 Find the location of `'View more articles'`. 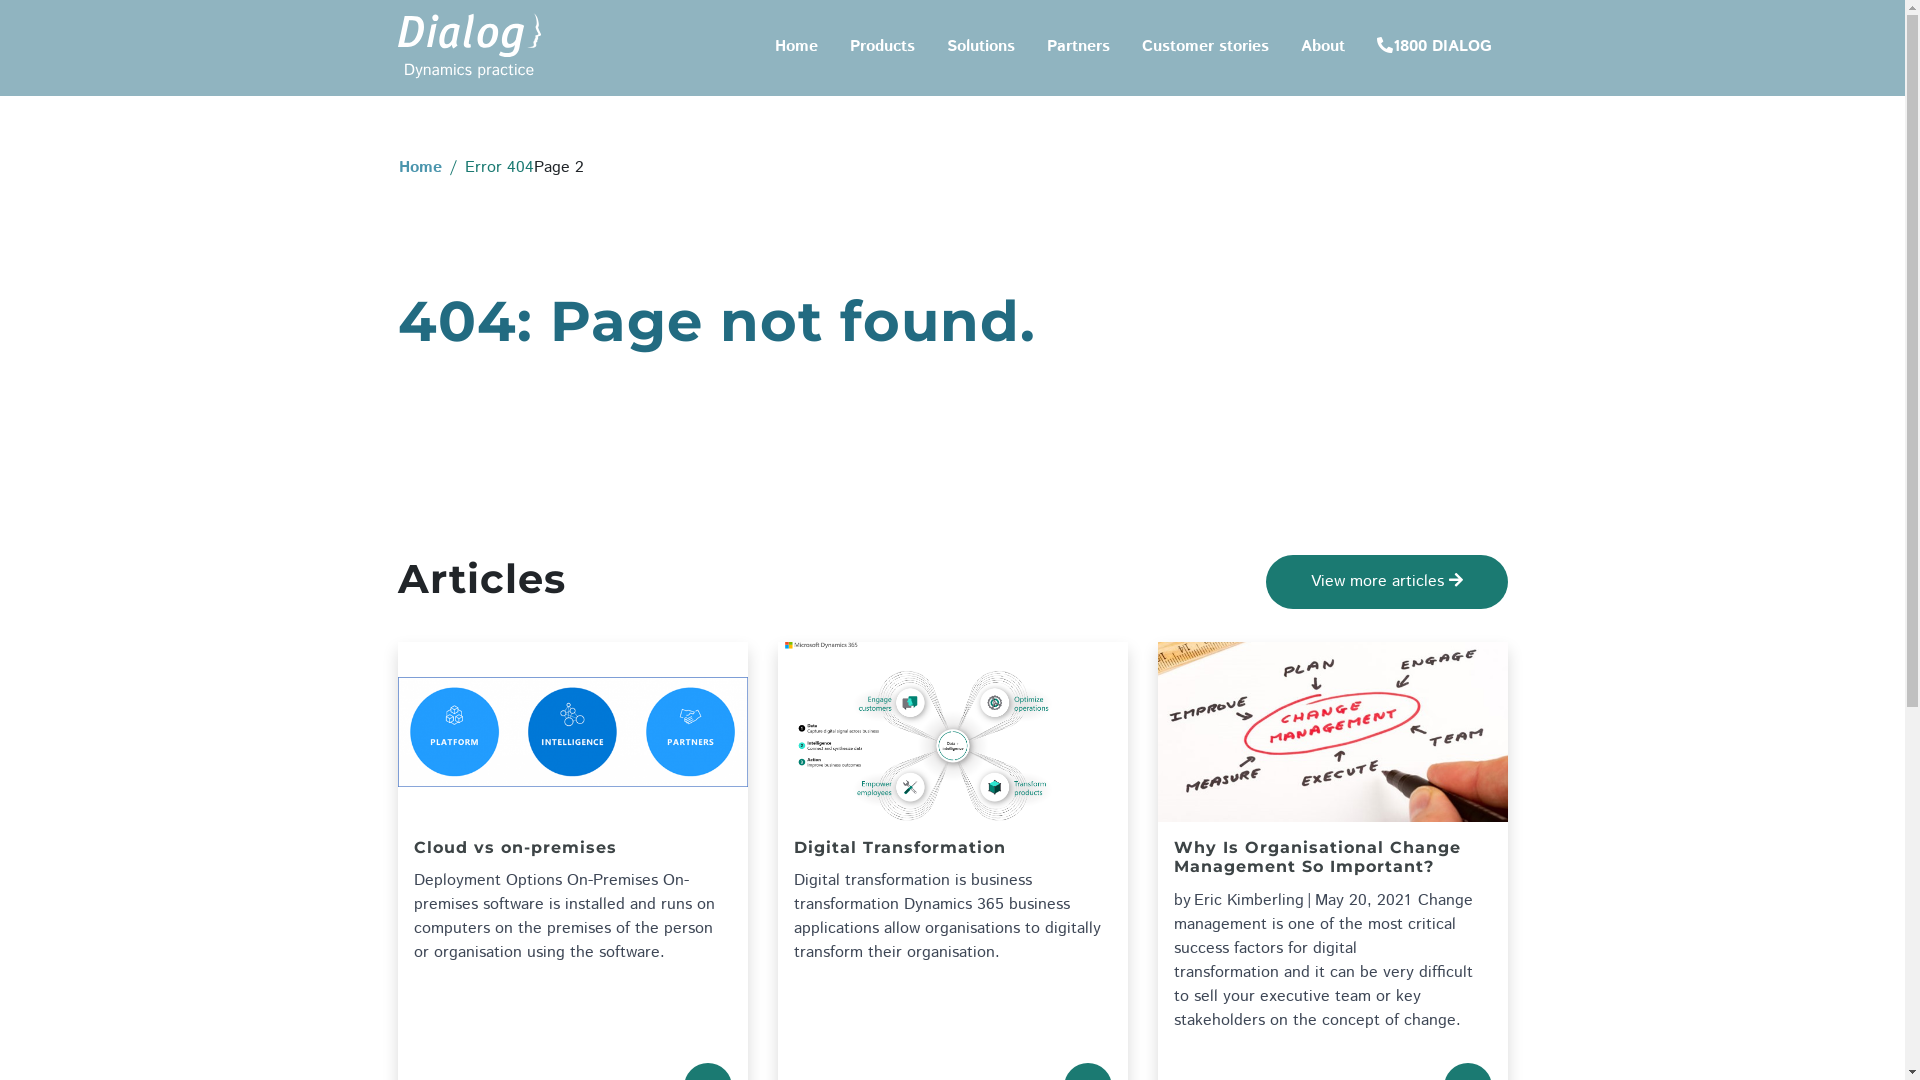

'View more articles' is located at coordinates (1386, 582).